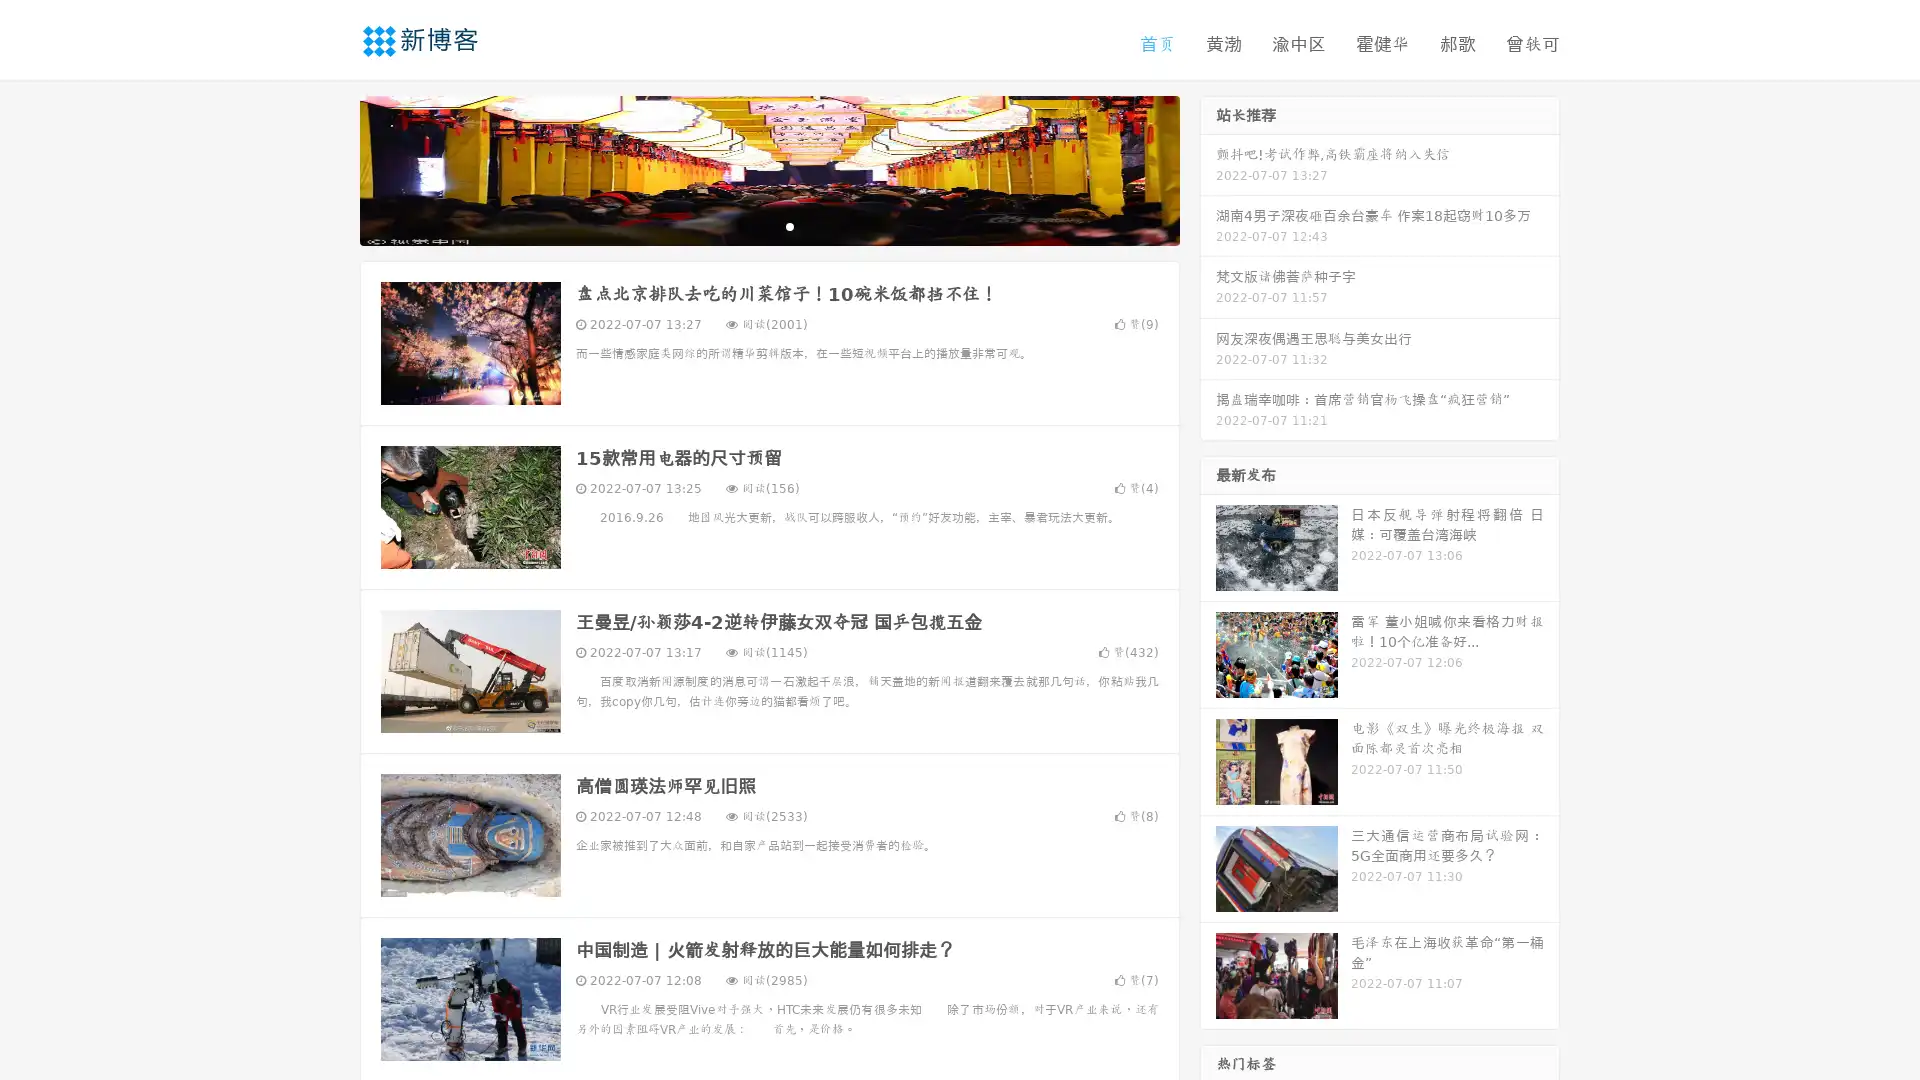 This screenshot has height=1080, width=1920. What do you see at coordinates (768, 225) in the screenshot?
I see `Go to slide 2` at bounding box center [768, 225].